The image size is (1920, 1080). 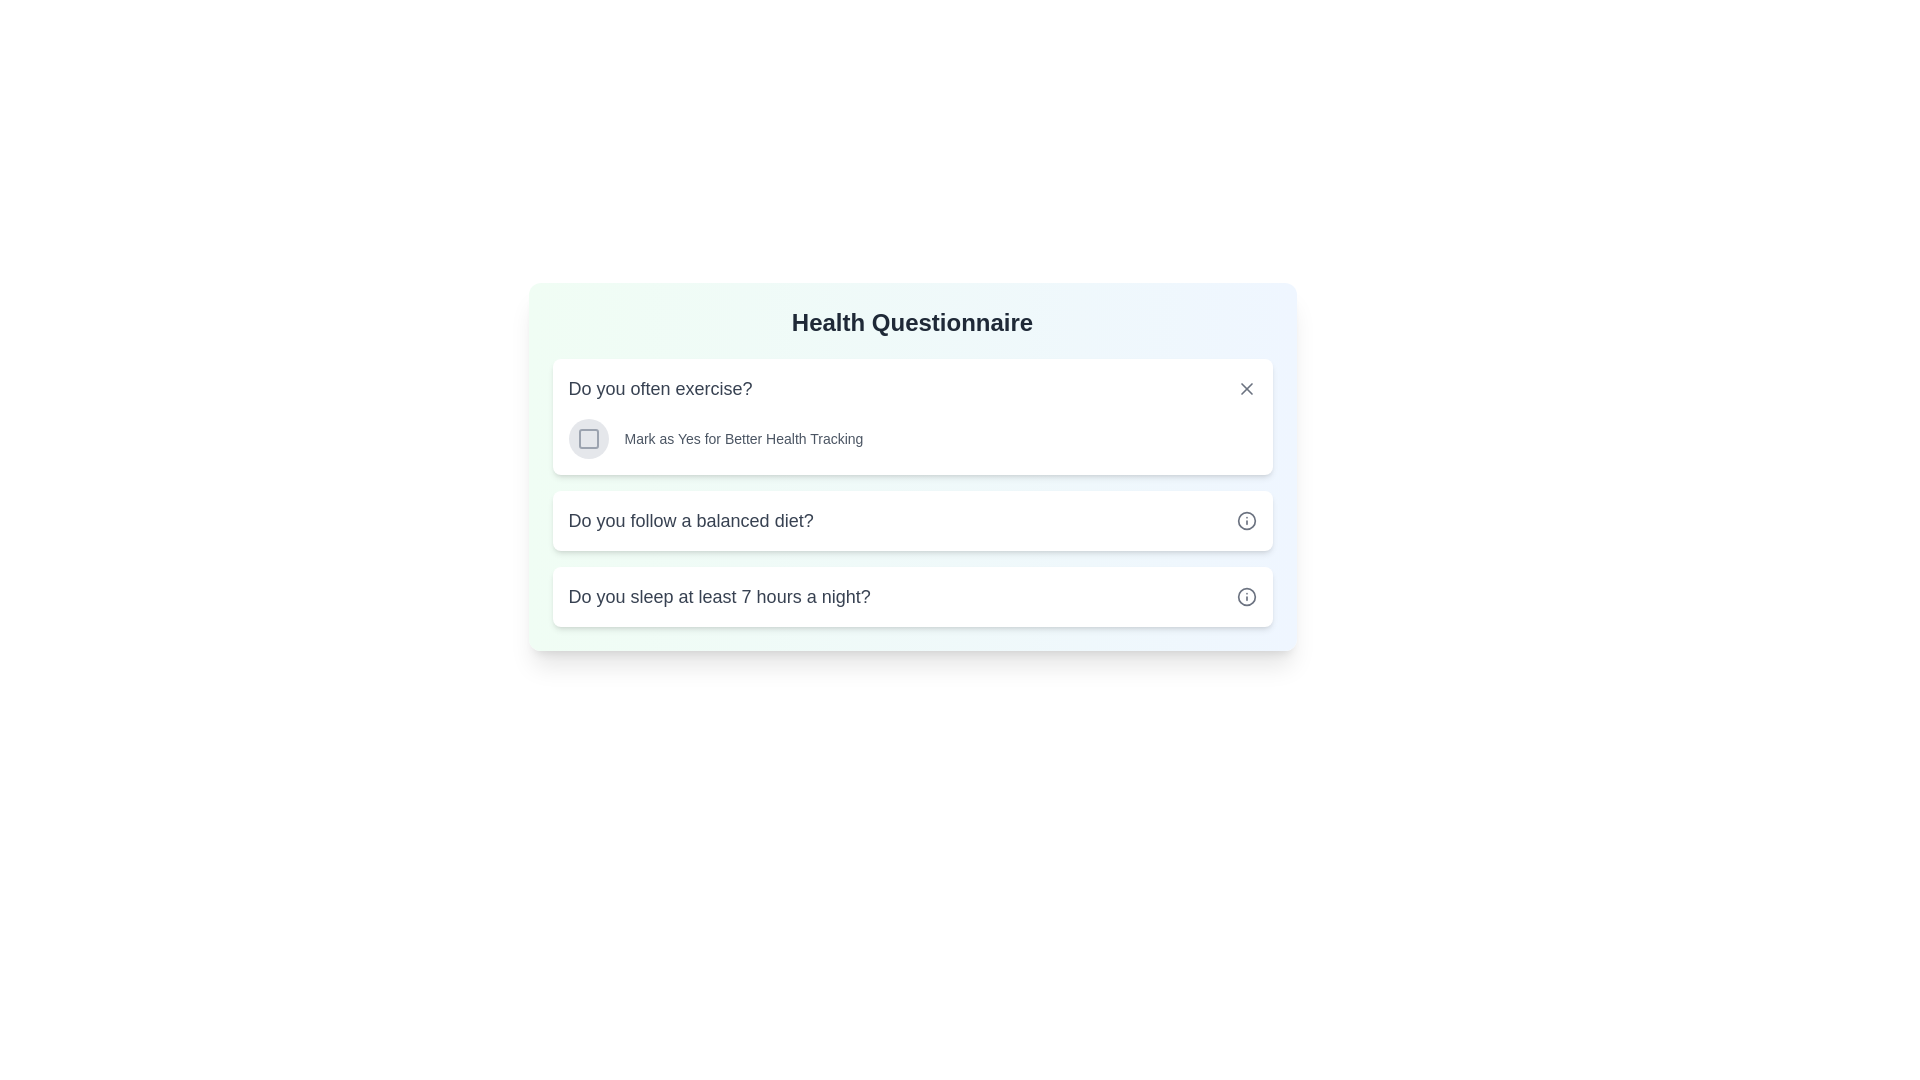 I want to click on the small, square-shaped 'X' button in the top-right corner of the question block titled 'Do you often exercise?', so click(x=1245, y=389).